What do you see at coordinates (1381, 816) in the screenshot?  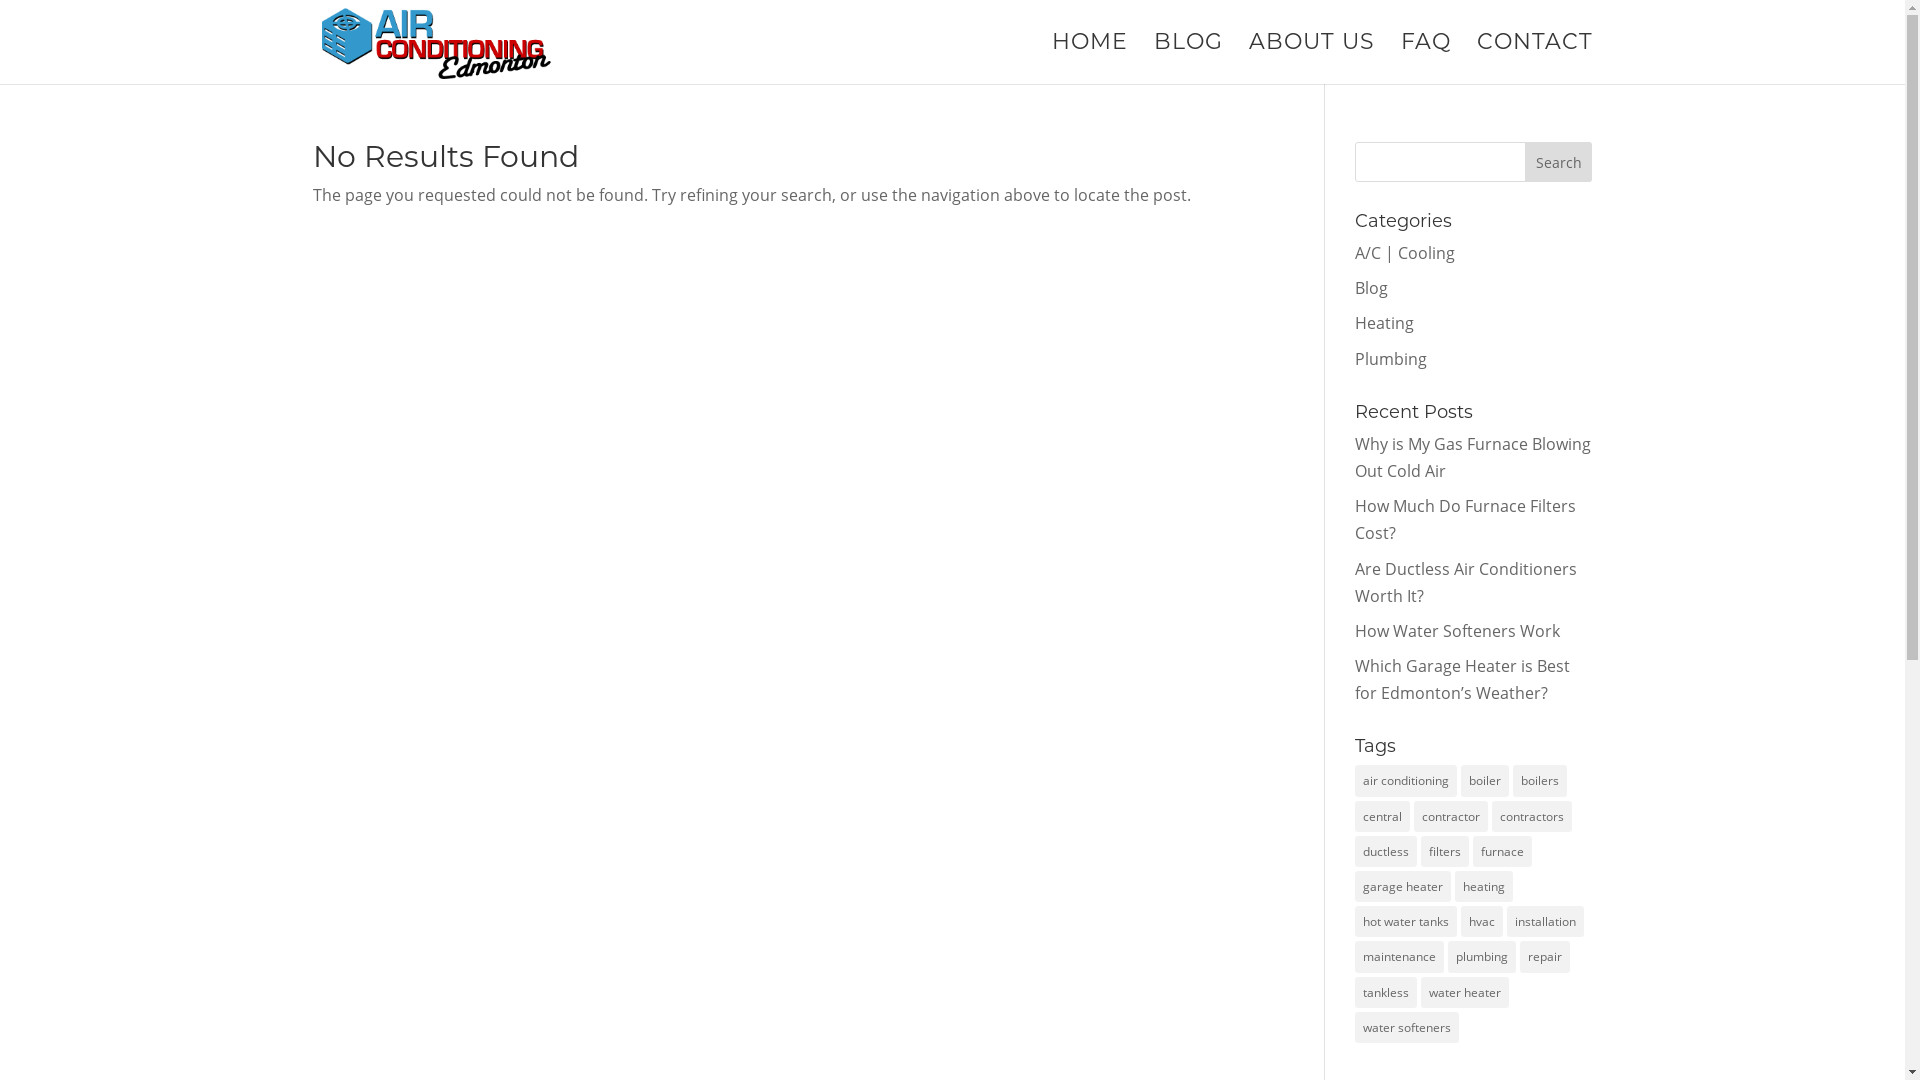 I see `'central'` at bounding box center [1381, 816].